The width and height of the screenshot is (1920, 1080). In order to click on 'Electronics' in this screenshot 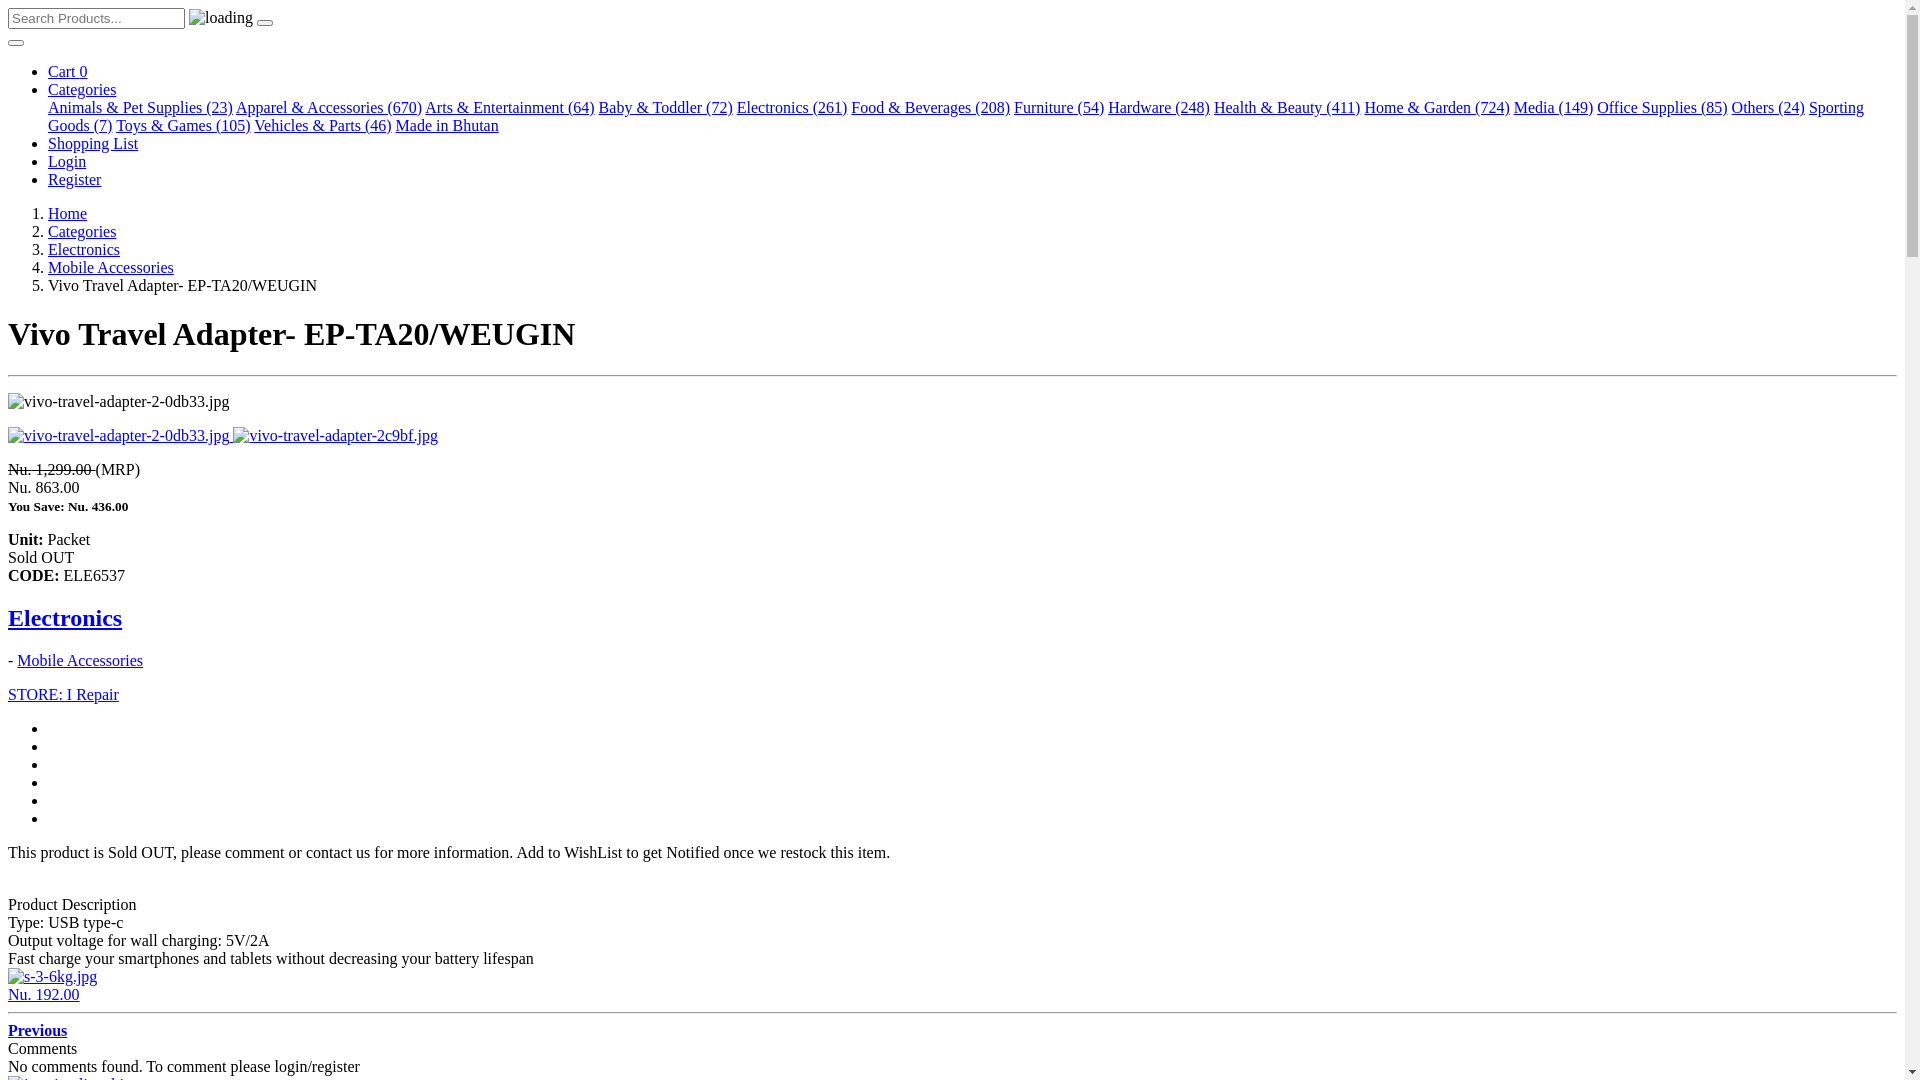, I will do `click(82, 248)`.